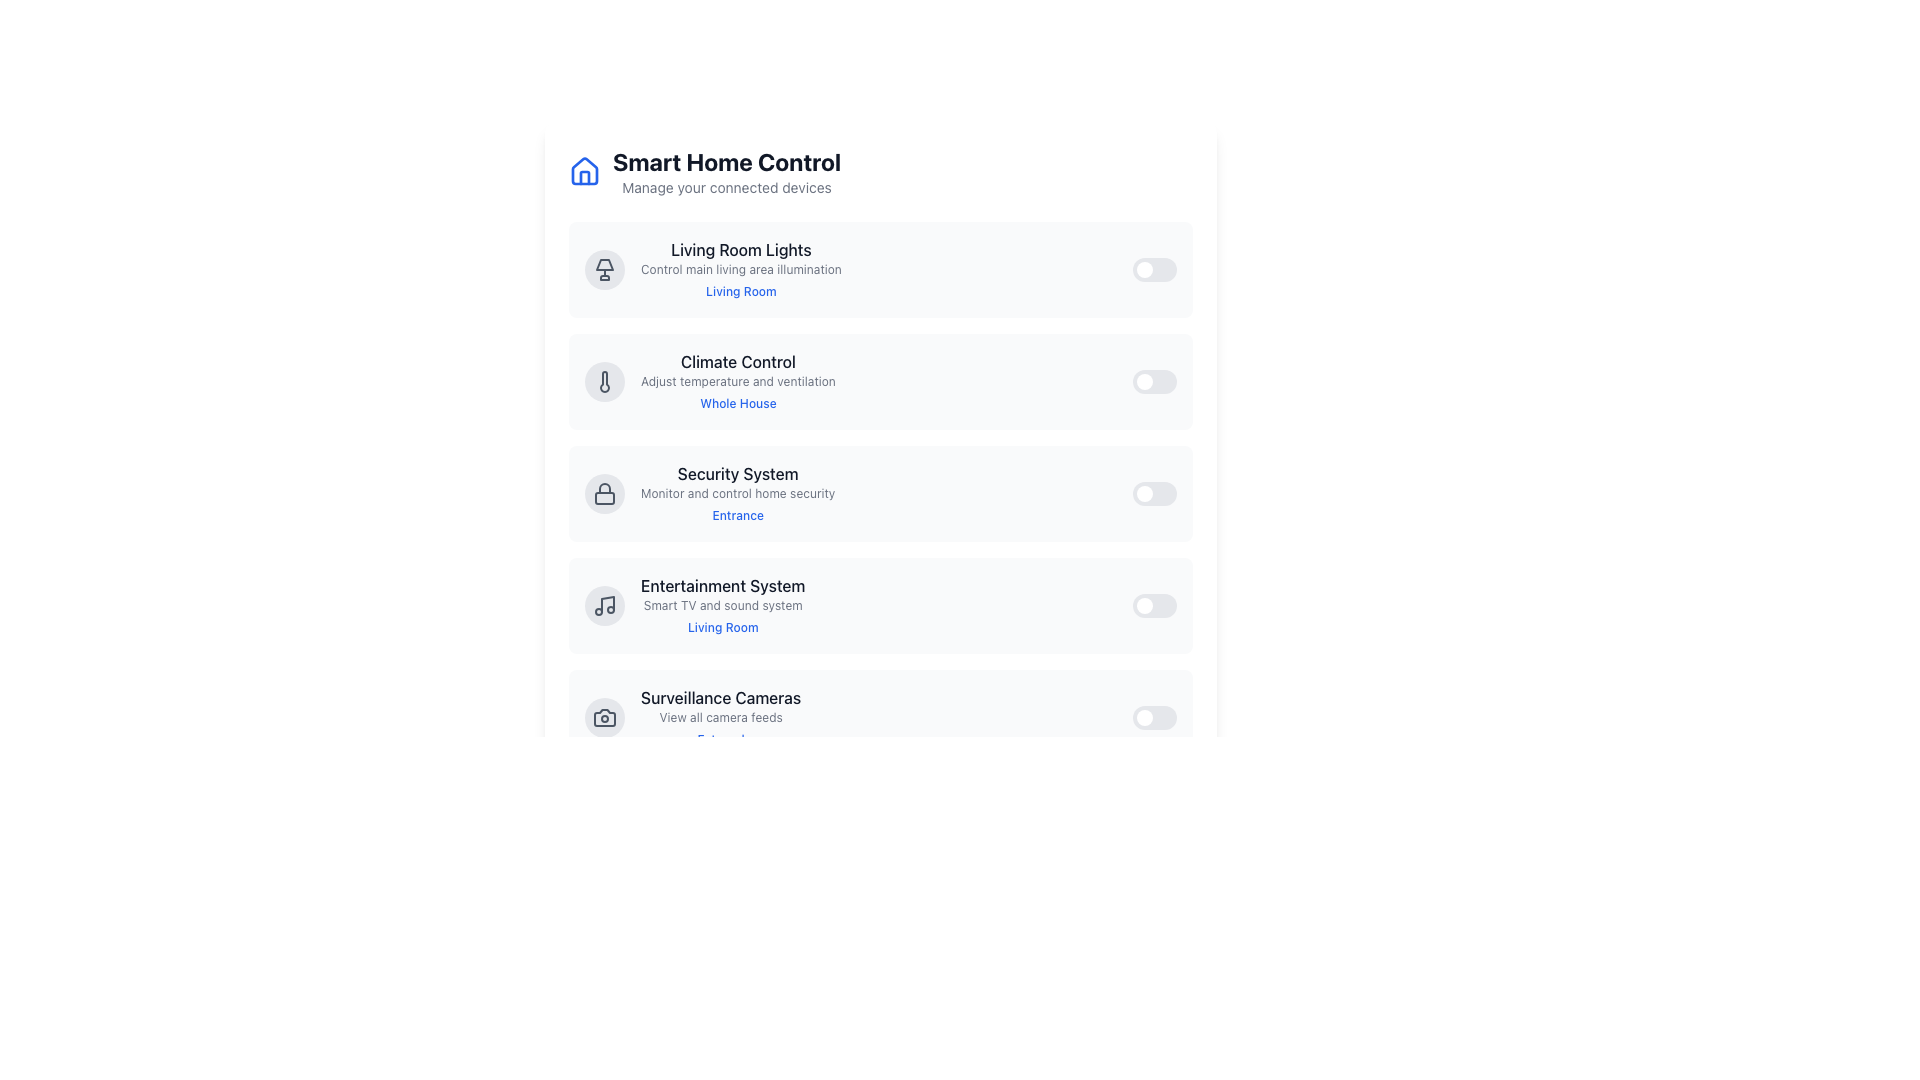 This screenshot has width=1920, height=1080. Describe the element at coordinates (693, 716) in the screenshot. I see `the bottommost list item in the surveillance camera feeds section to trigger tooltip or hover effects` at that location.